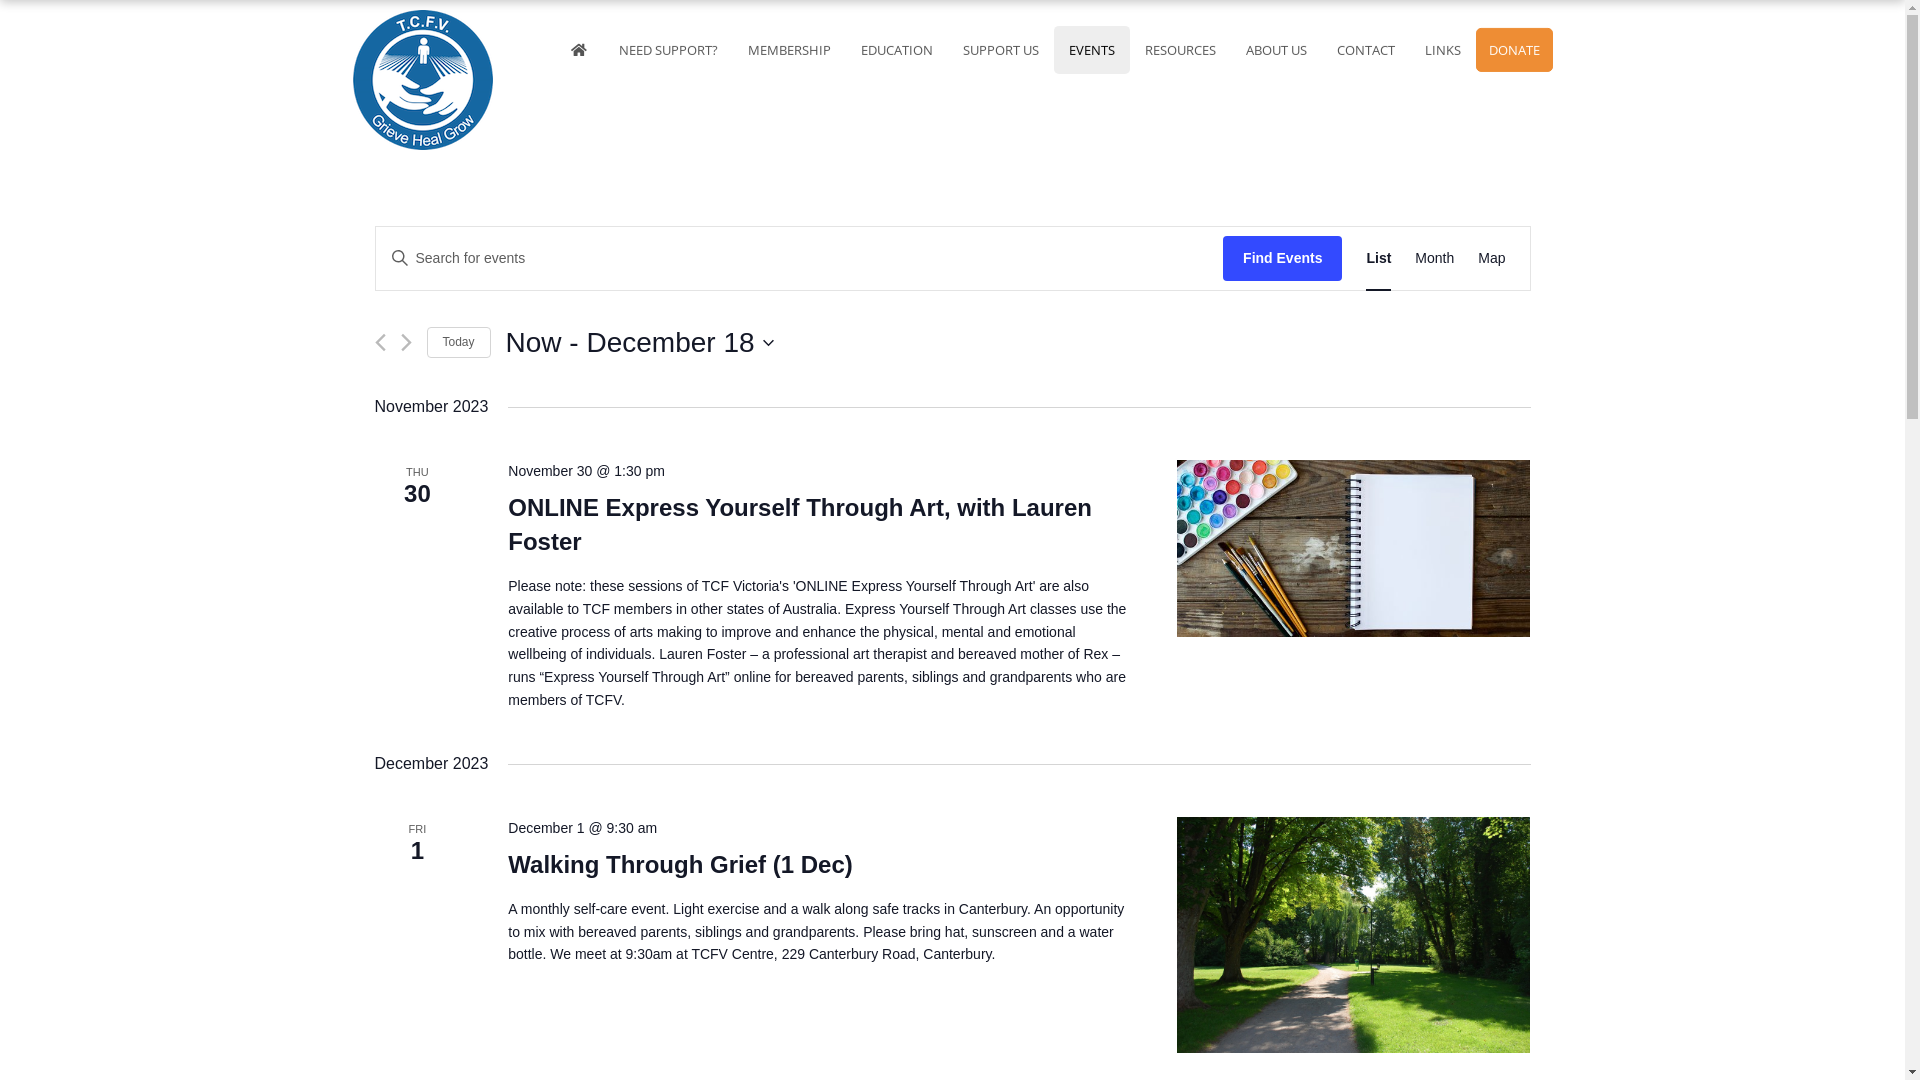  I want to click on 'Today', so click(425, 341).